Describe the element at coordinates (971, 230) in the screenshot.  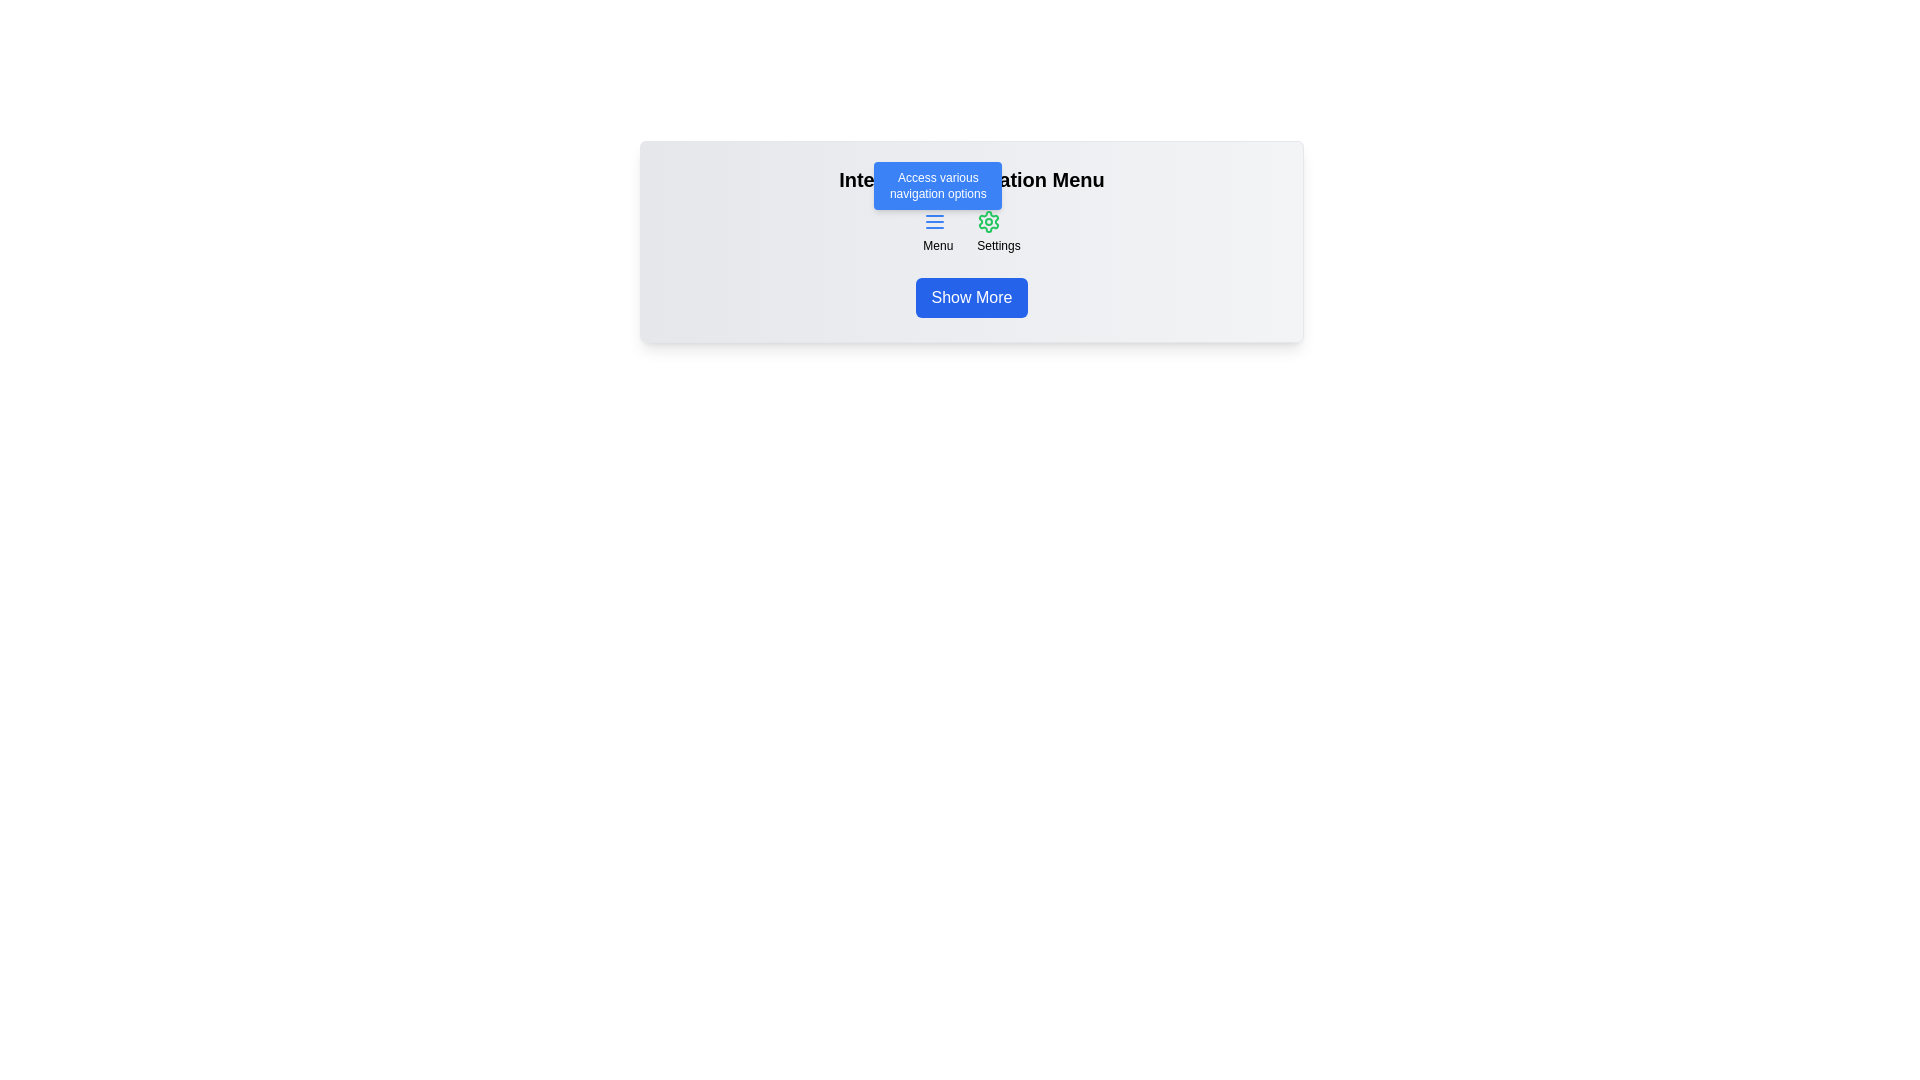
I see `the navigation menu icons in the 'Interactive Navigation Menu' section` at that location.